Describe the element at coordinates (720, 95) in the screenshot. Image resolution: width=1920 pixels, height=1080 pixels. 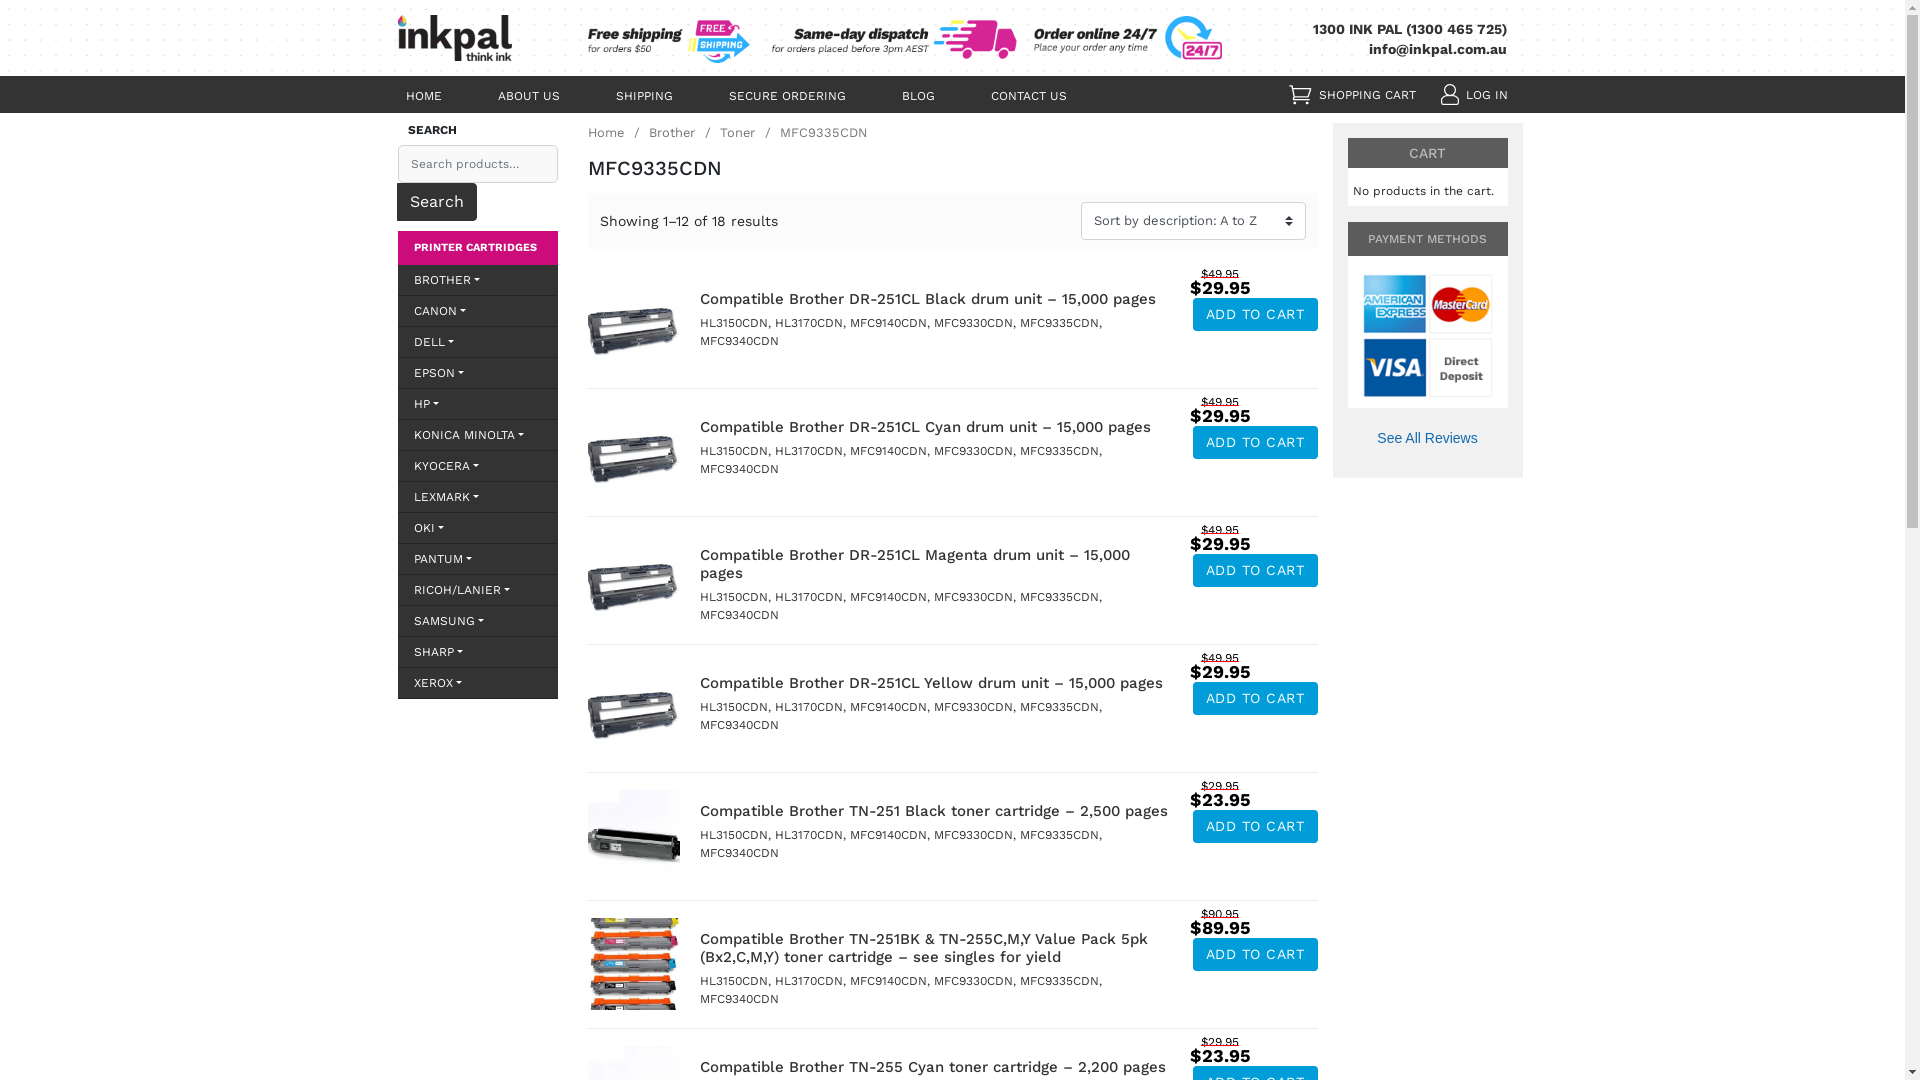
I see `'SECURE ORDERING'` at that location.